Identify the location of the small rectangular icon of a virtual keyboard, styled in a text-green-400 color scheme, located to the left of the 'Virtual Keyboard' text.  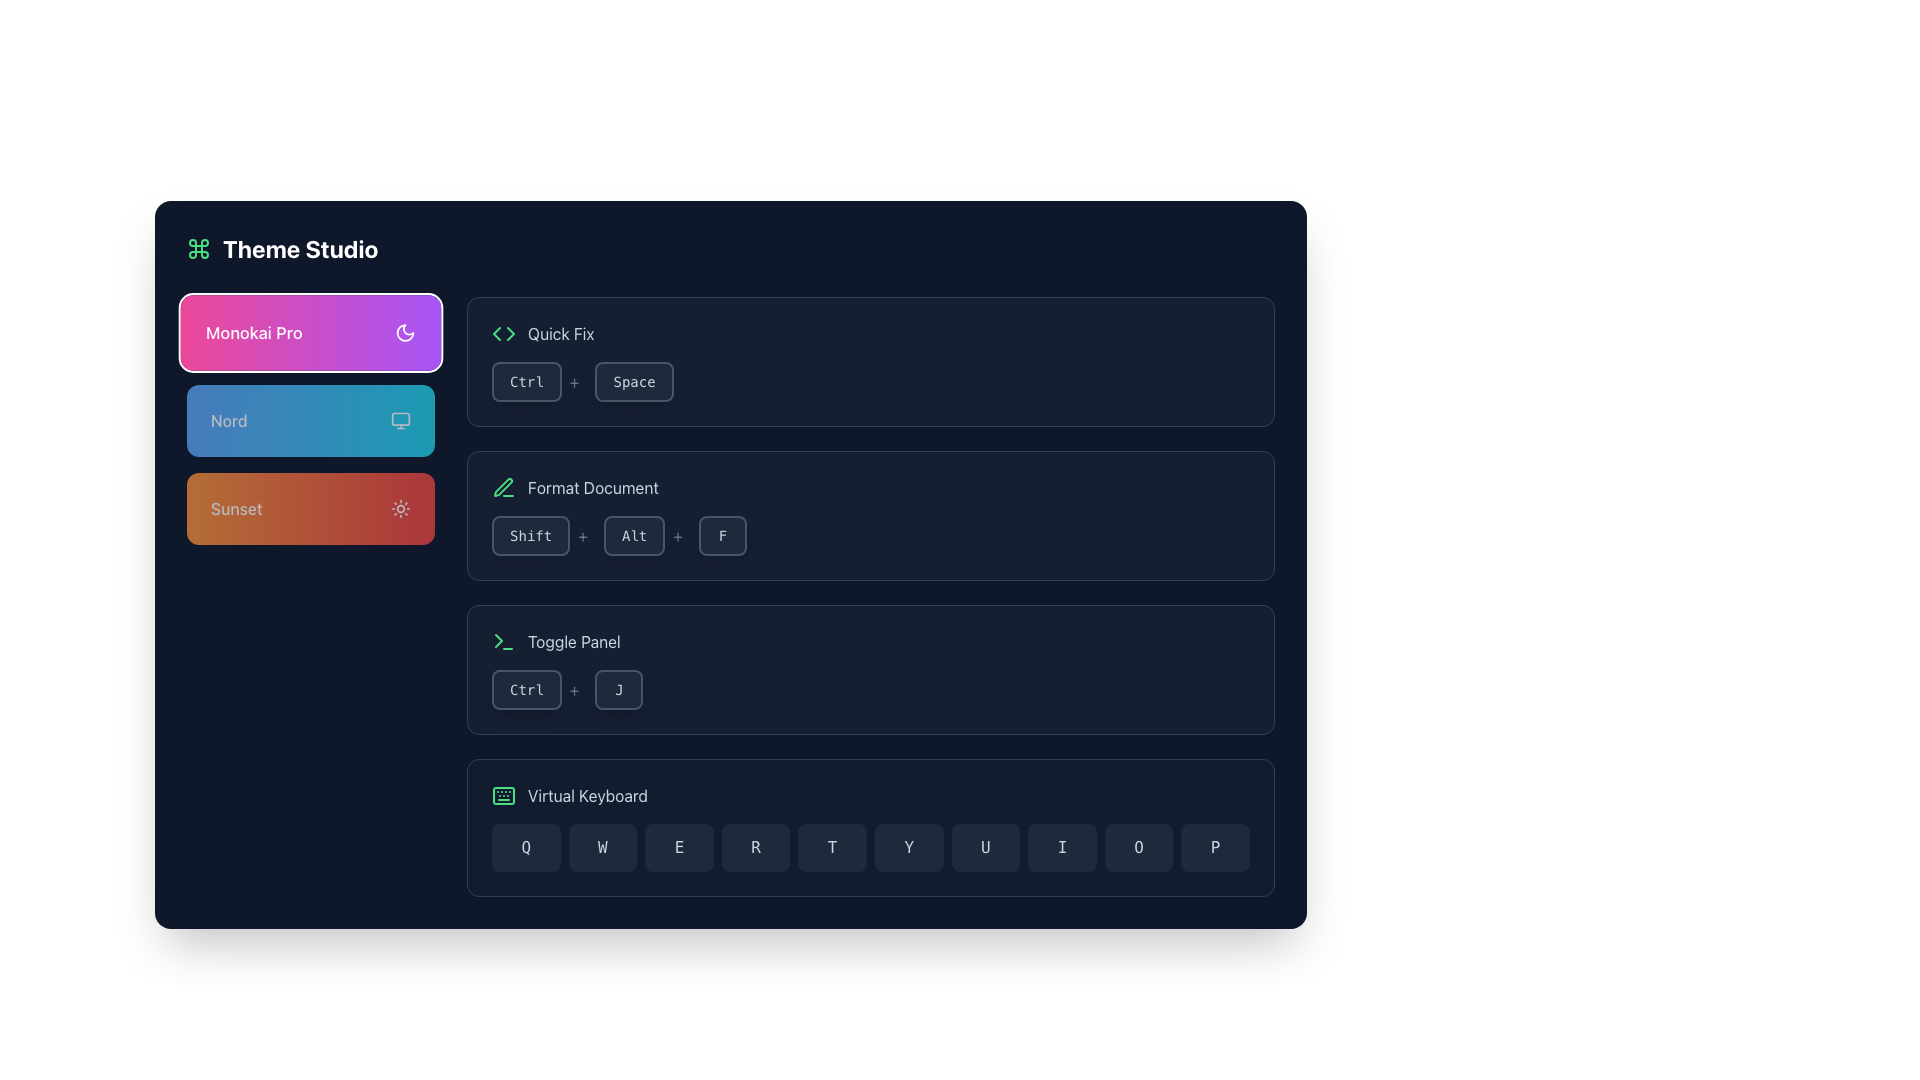
(504, 794).